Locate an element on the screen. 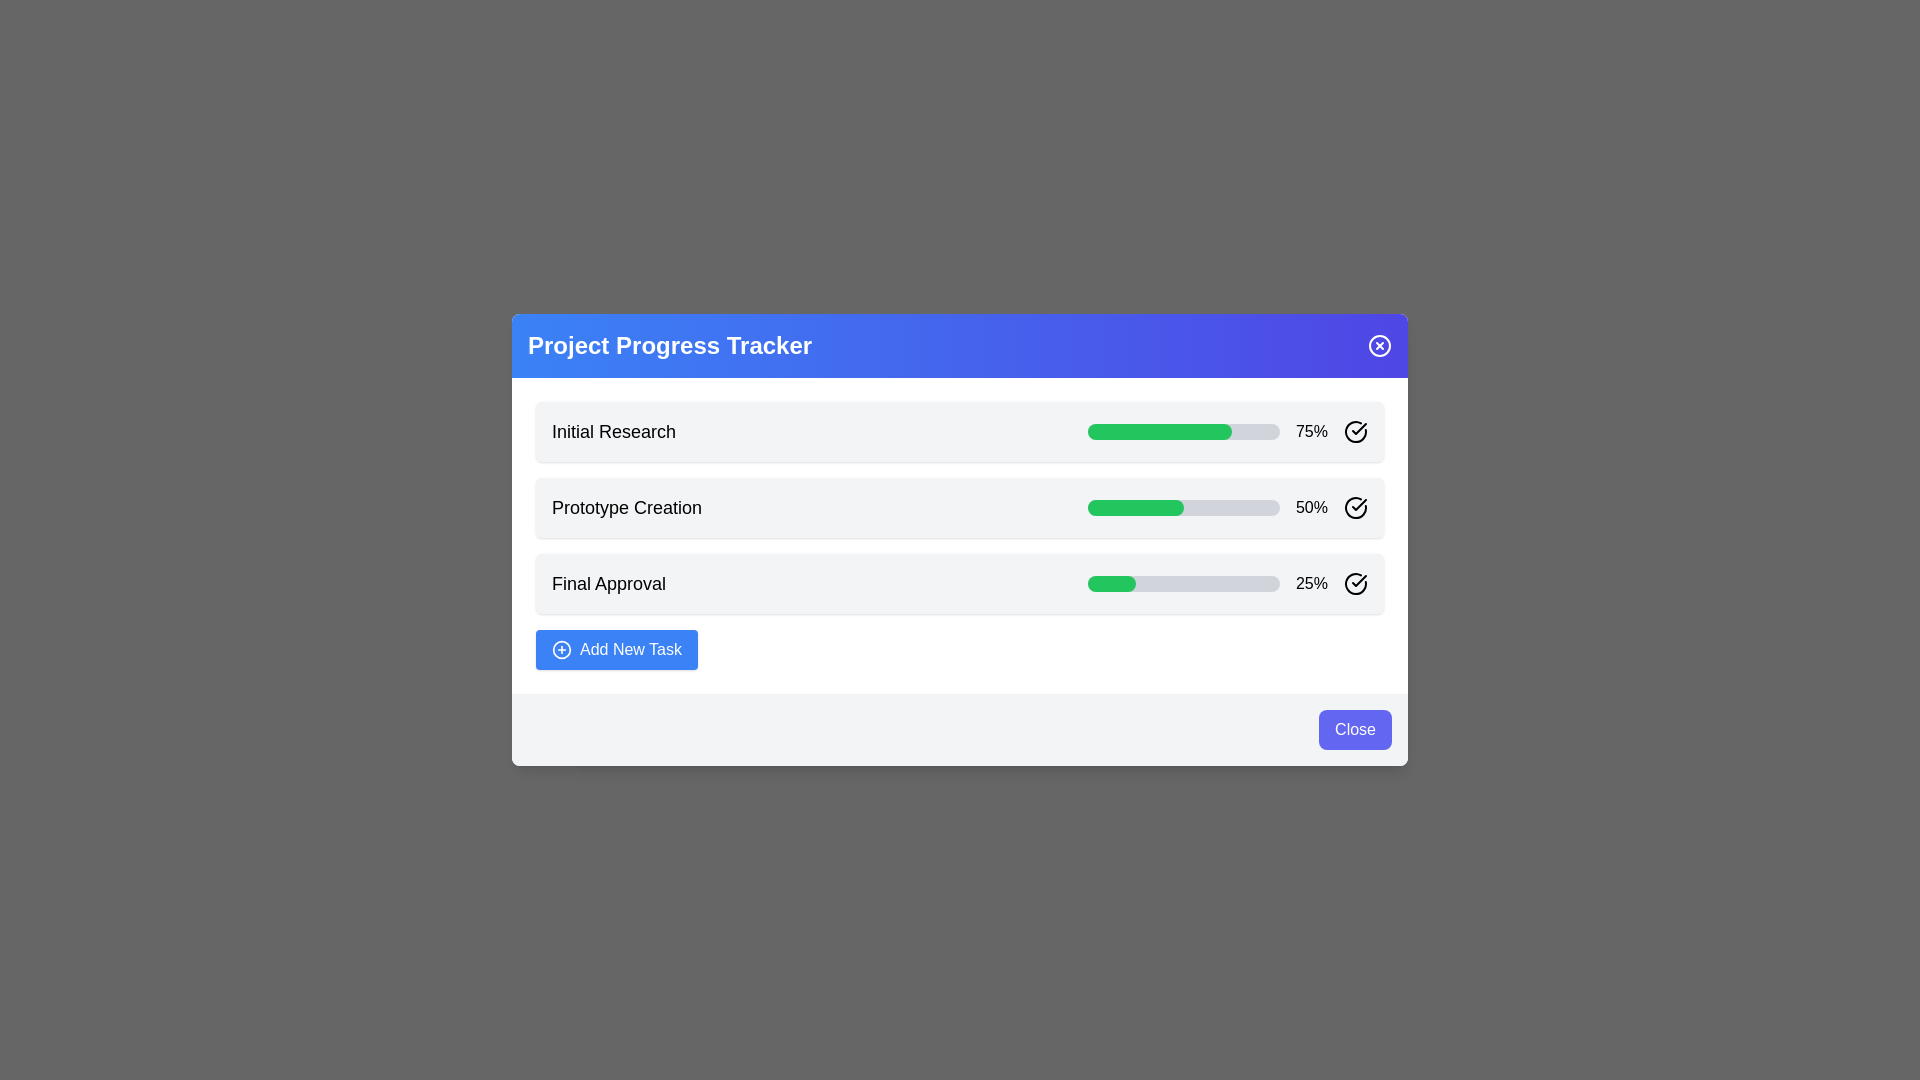 This screenshot has height=1080, width=1920. the 'Add New Task' button located at the bottom-left of the project progress tracker card to initiate task addition is located at coordinates (629, 650).